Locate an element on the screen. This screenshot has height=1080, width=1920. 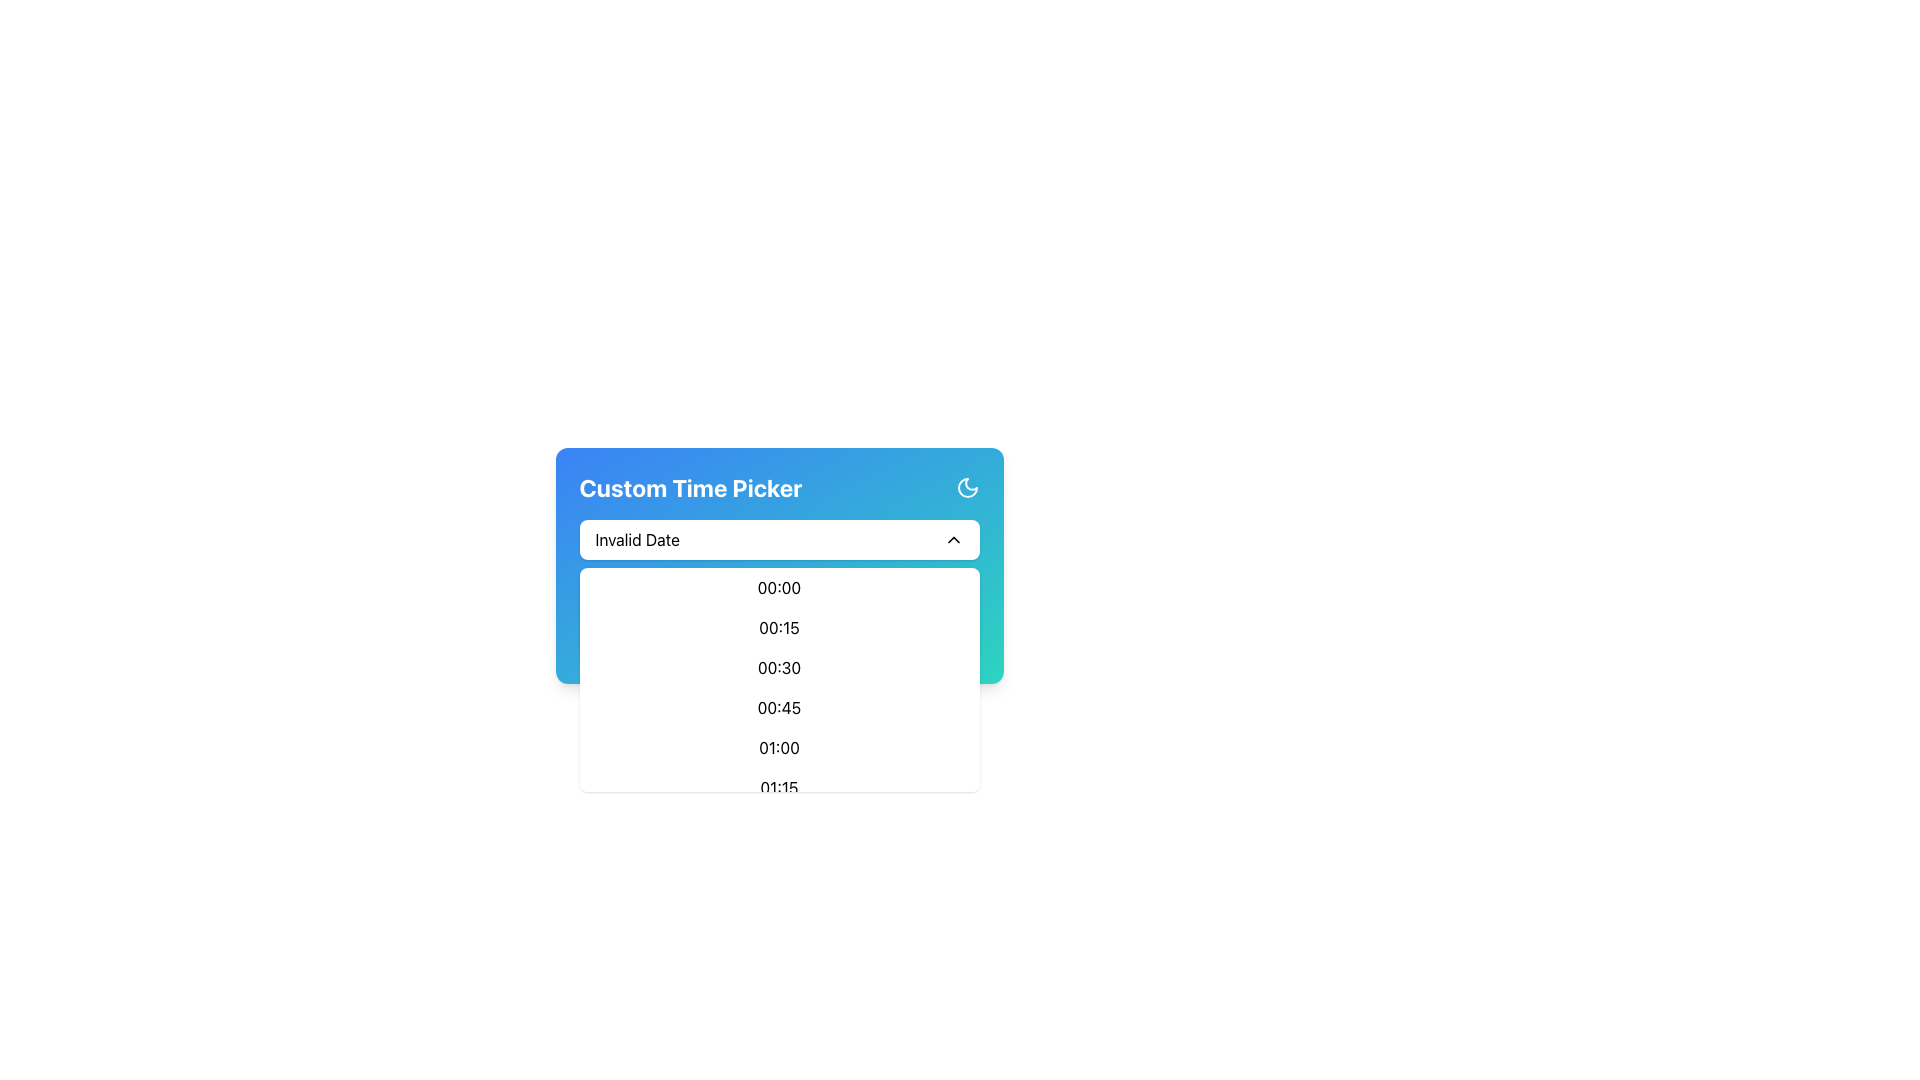
to select the time option '01:00' from the dropdown list in the time picker menu, which is the fifth item located centrally beneath '00:45' and above '01:15' is located at coordinates (778, 748).